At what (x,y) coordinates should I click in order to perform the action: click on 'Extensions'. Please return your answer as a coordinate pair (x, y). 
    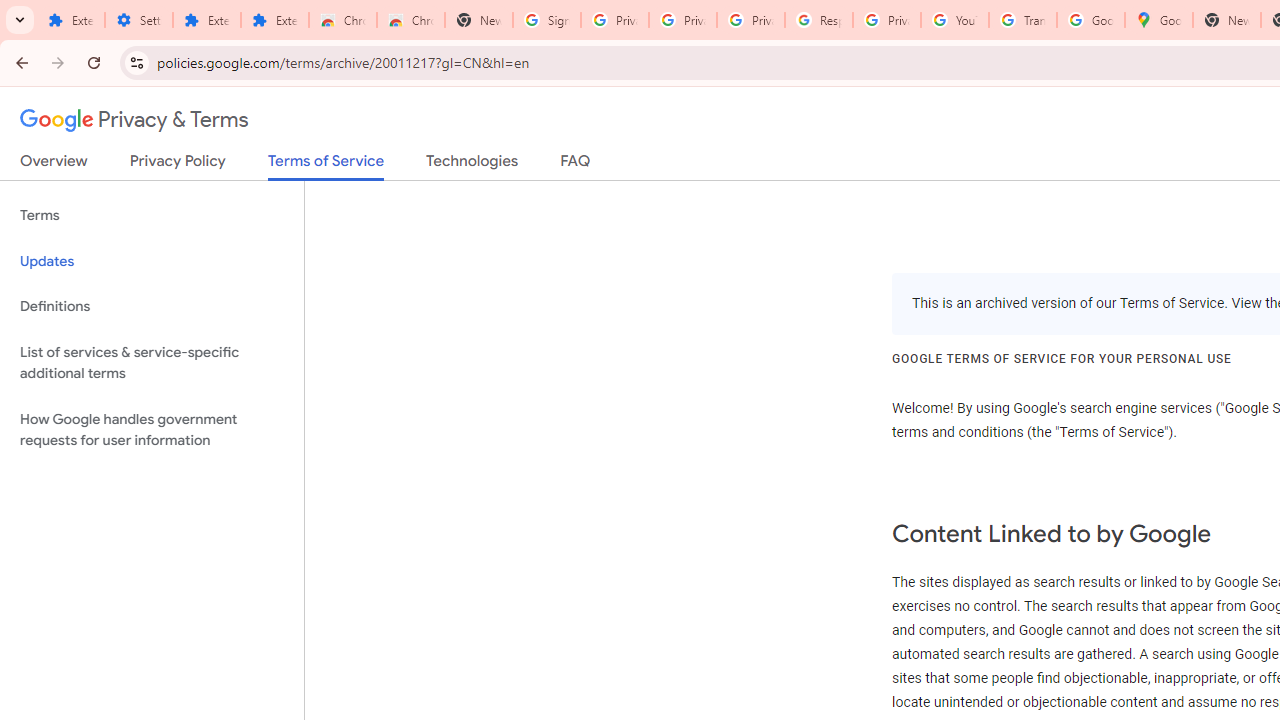
    Looking at the image, I should click on (273, 20).